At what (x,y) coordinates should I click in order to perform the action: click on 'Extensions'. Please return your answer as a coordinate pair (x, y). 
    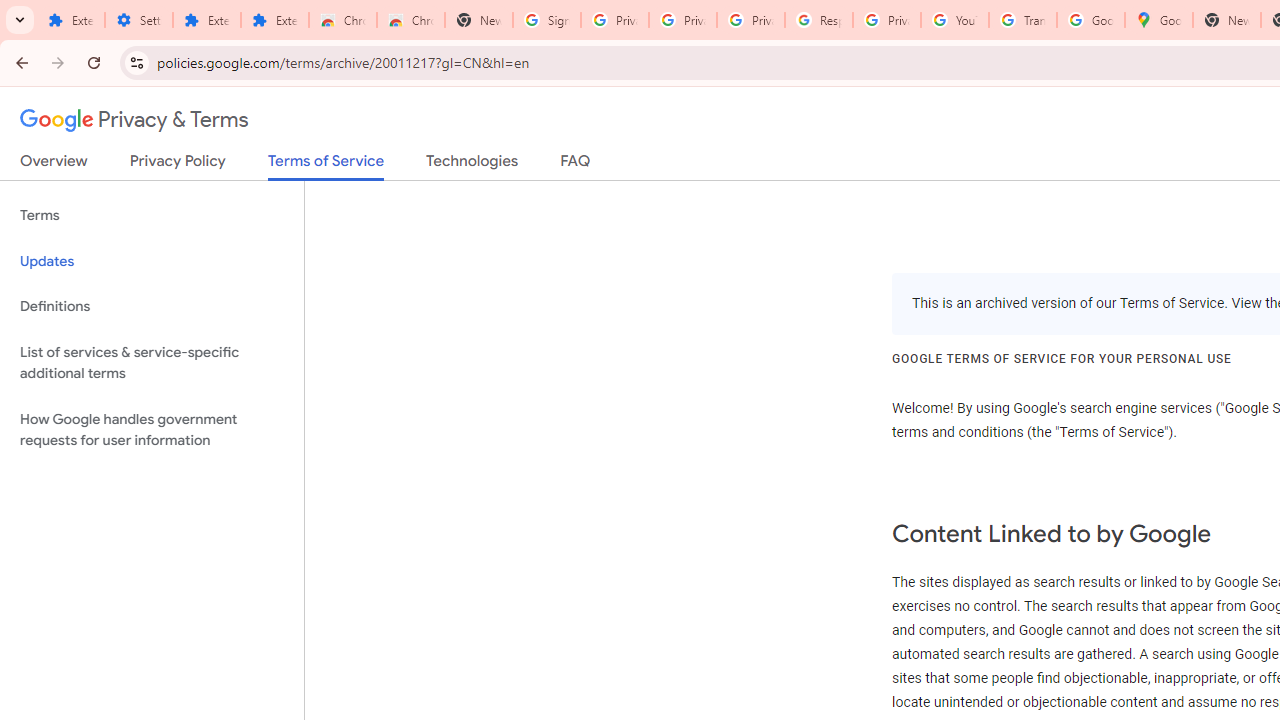
    Looking at the image, I should click on (273, 20).